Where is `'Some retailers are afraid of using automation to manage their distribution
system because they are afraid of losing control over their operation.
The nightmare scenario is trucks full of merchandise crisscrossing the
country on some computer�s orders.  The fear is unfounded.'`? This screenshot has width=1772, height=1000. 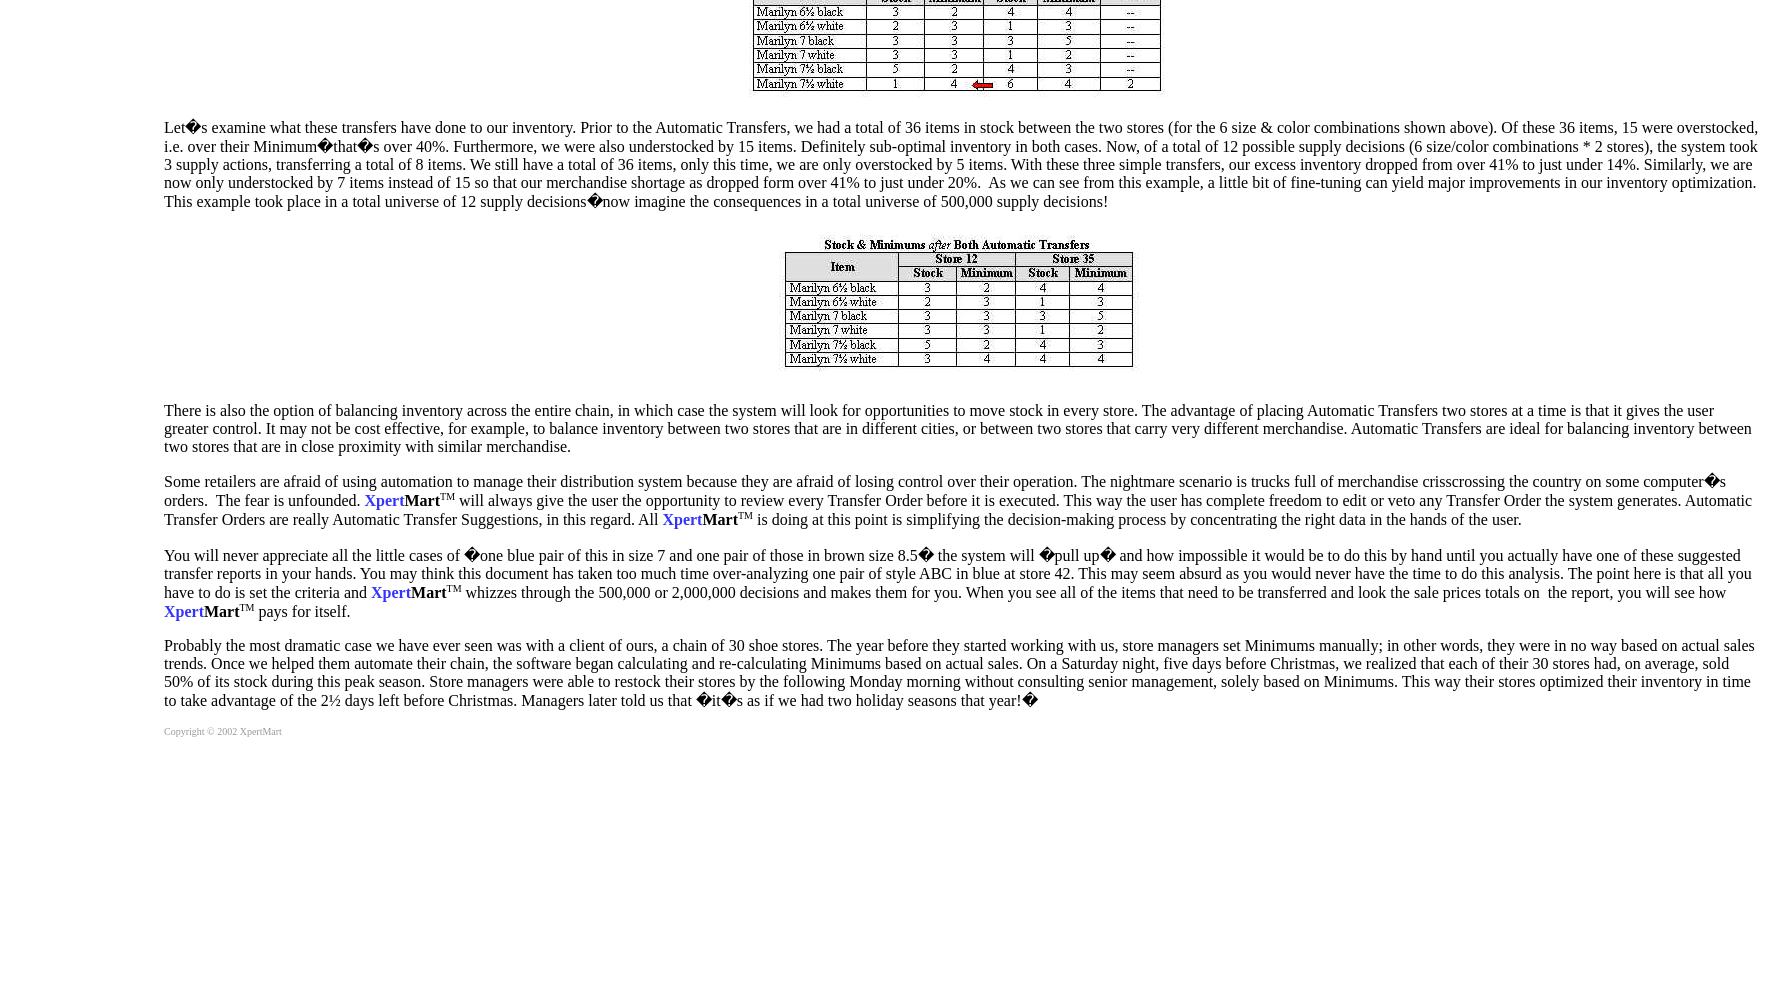 'Some retailers are afraid of using automation to manage their distribution
system because they are afraid of losing control over their operation.
The nightmare scenario is trucks full of merchandise crisscrossing the
country on some computer�s orders.  The fear is unfounded.' is located at coordinates (164, 490).